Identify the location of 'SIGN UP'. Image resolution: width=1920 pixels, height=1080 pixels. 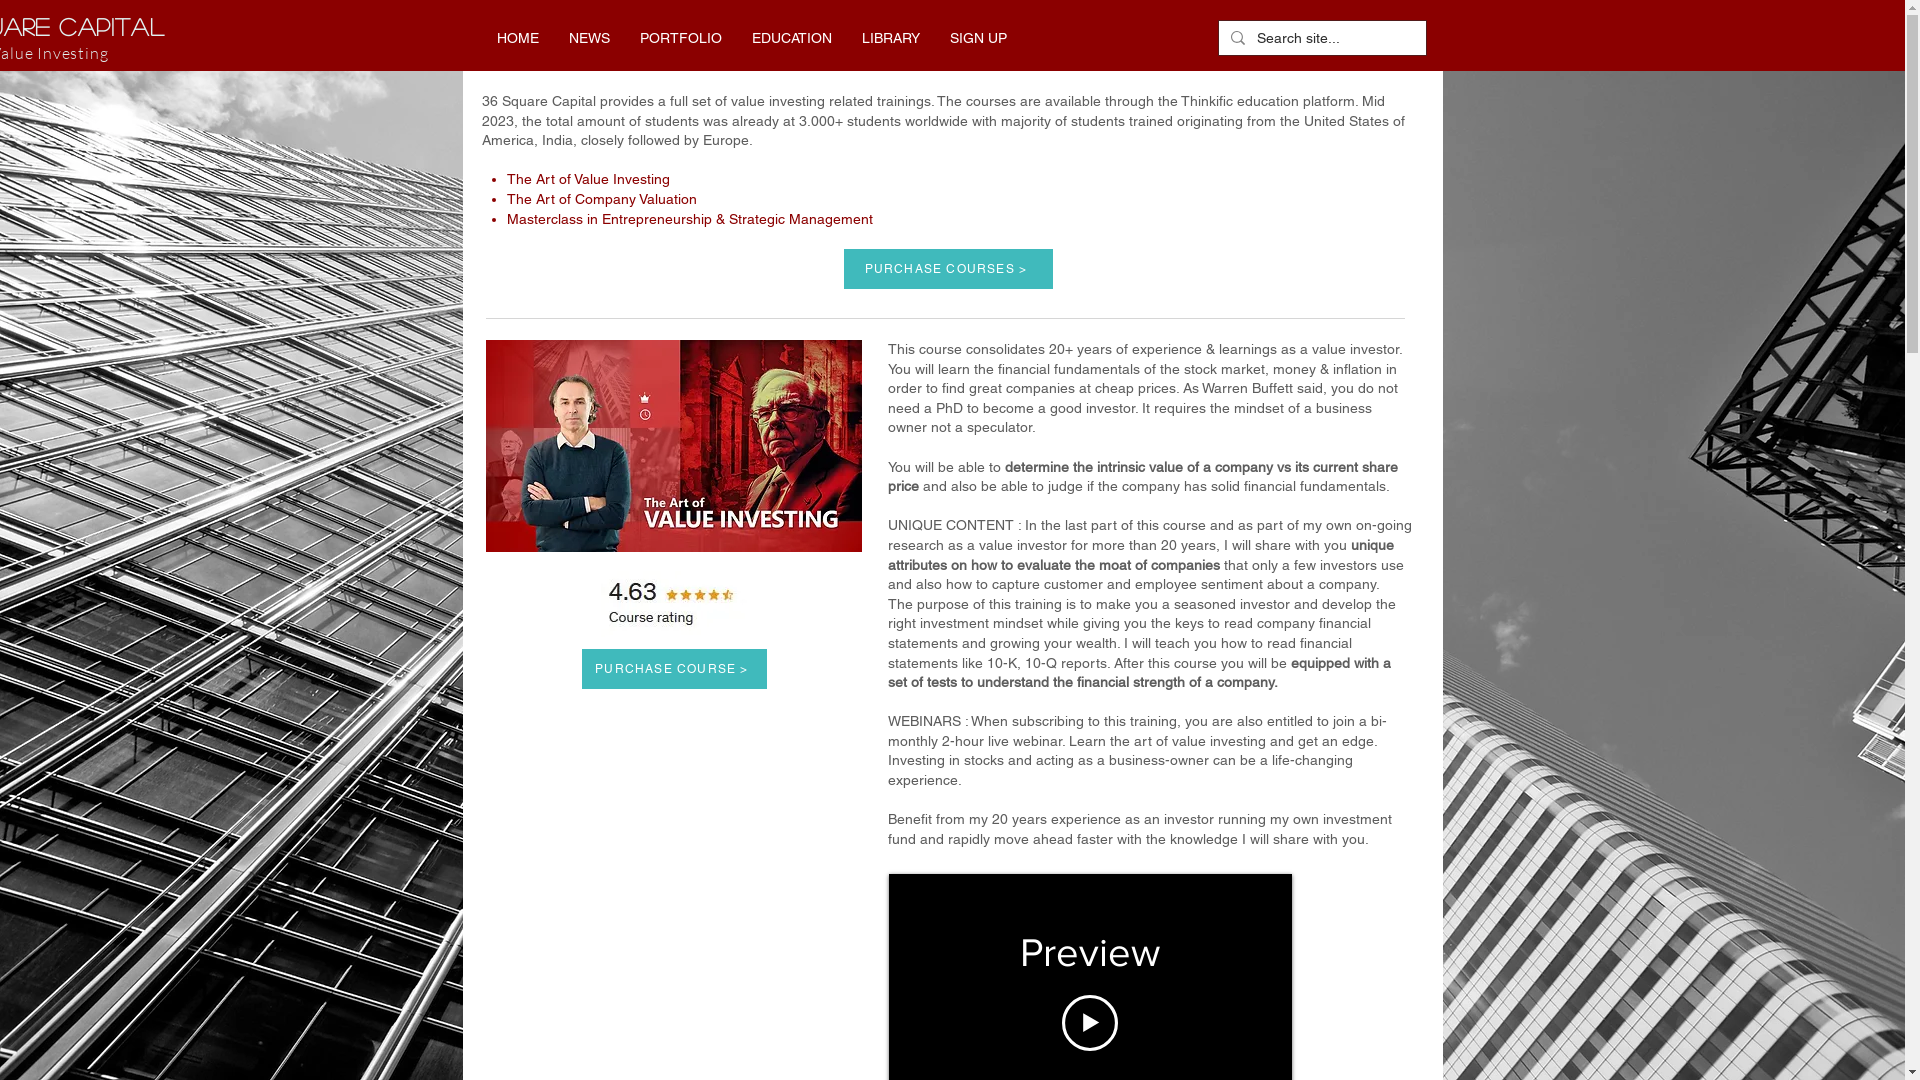
(977, 38).